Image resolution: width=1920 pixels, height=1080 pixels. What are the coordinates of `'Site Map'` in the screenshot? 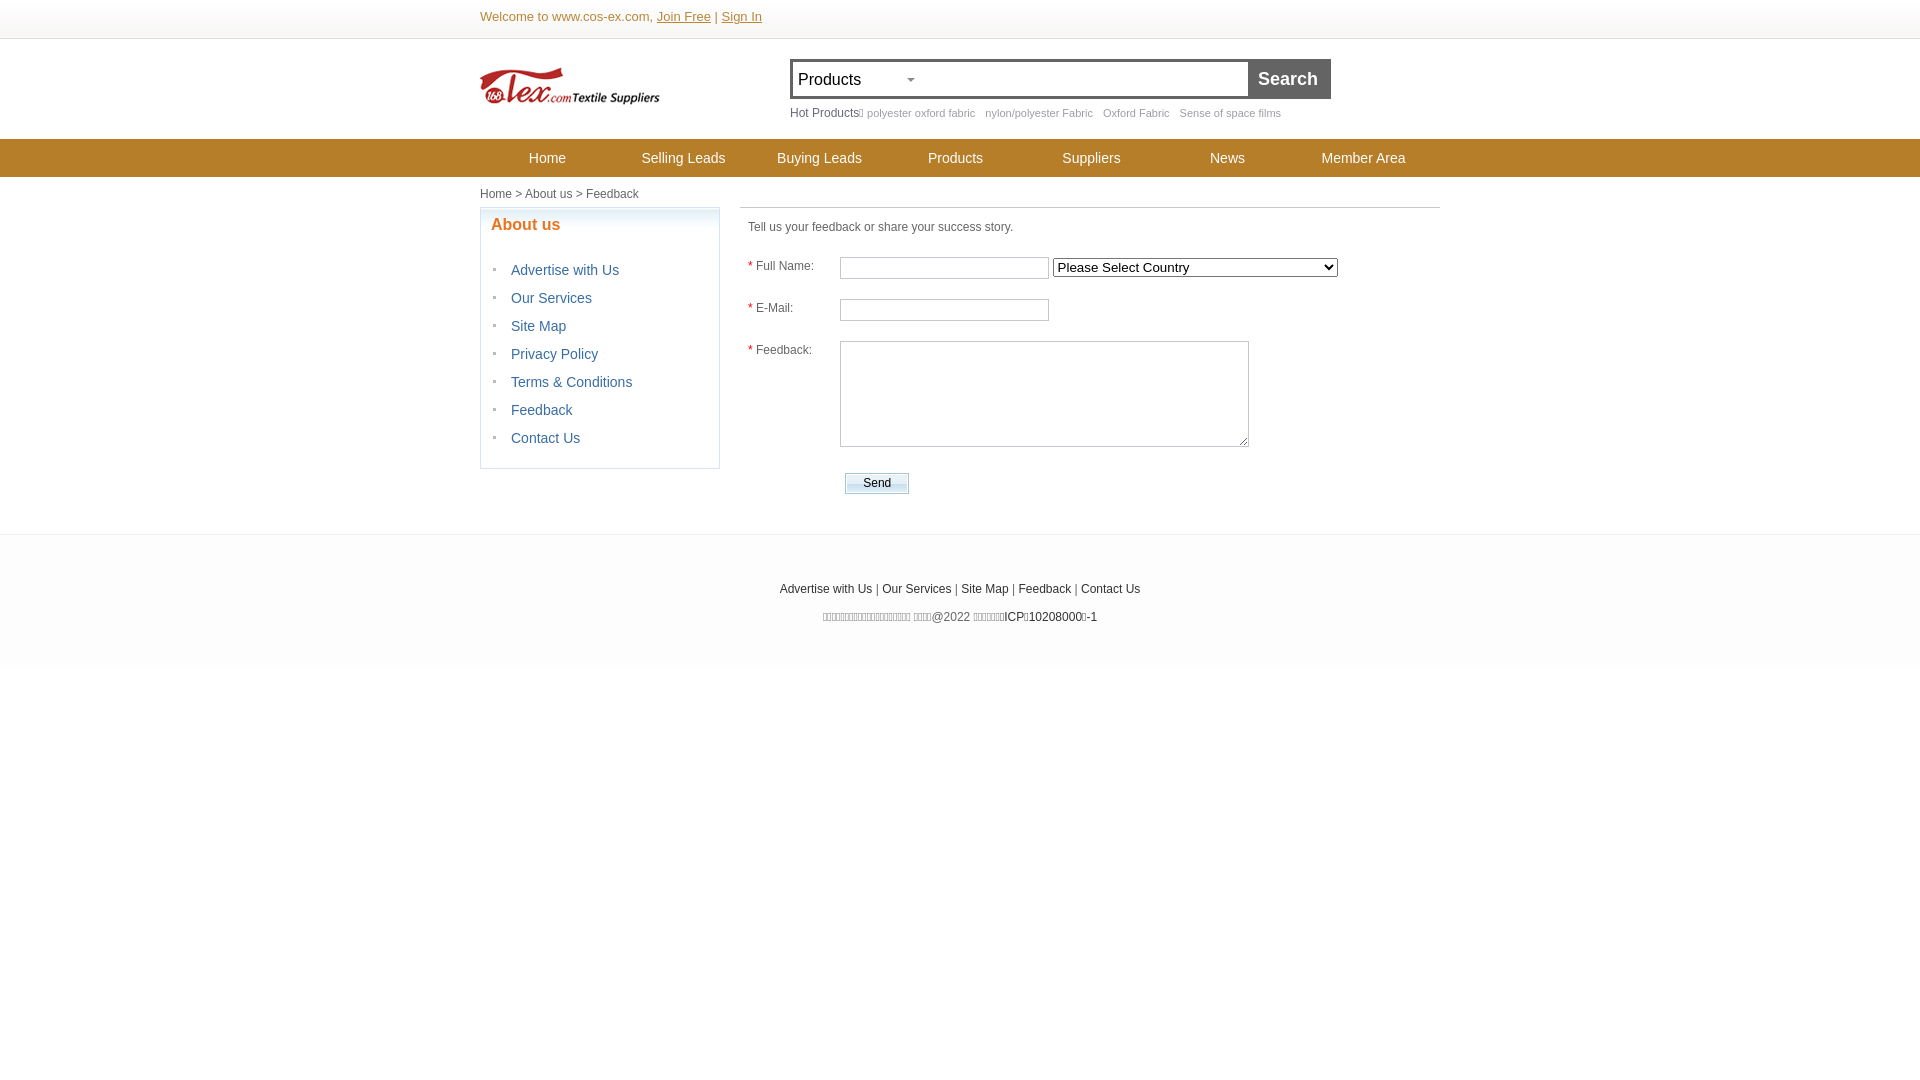 It's located at (538, 325).